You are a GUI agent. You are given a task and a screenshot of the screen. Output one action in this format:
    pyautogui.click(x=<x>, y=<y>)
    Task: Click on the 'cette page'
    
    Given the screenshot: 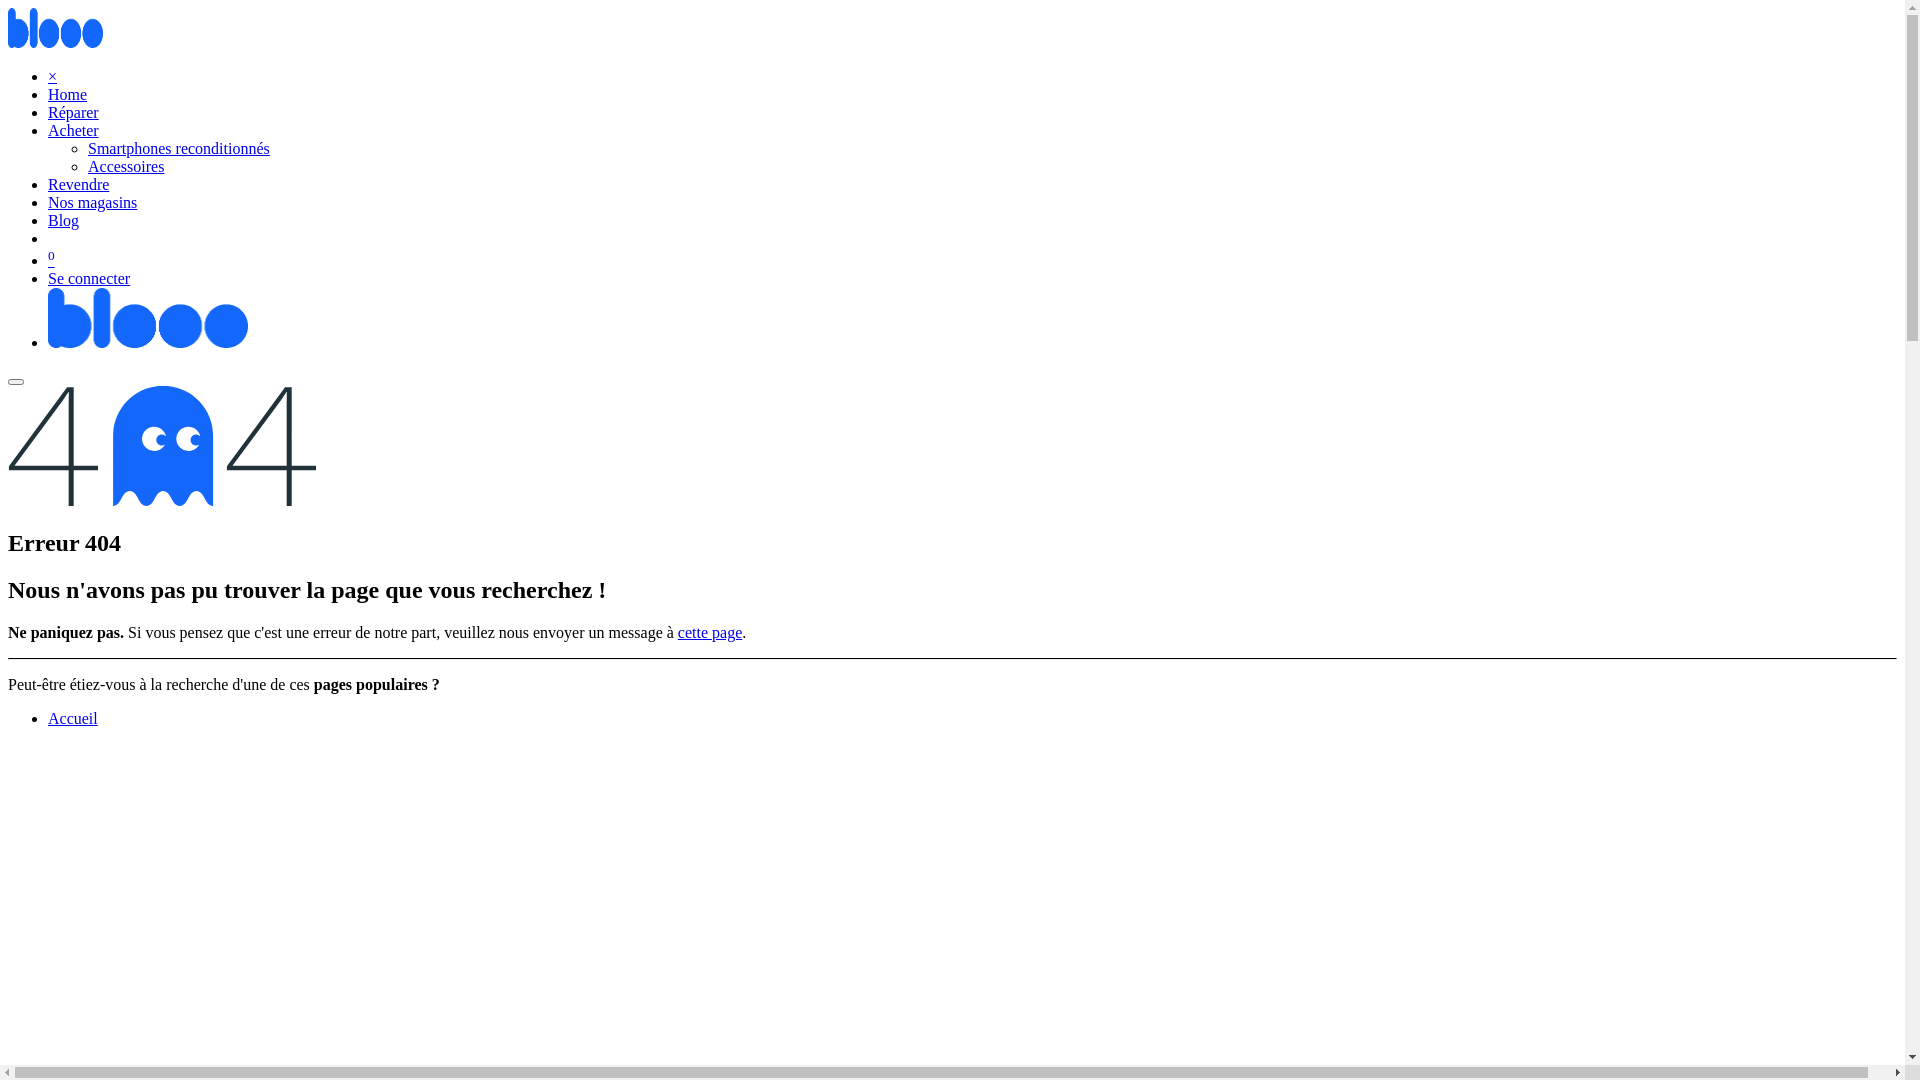 What is the action you would take?
    pyautogui.click(x=677, y=632)
    